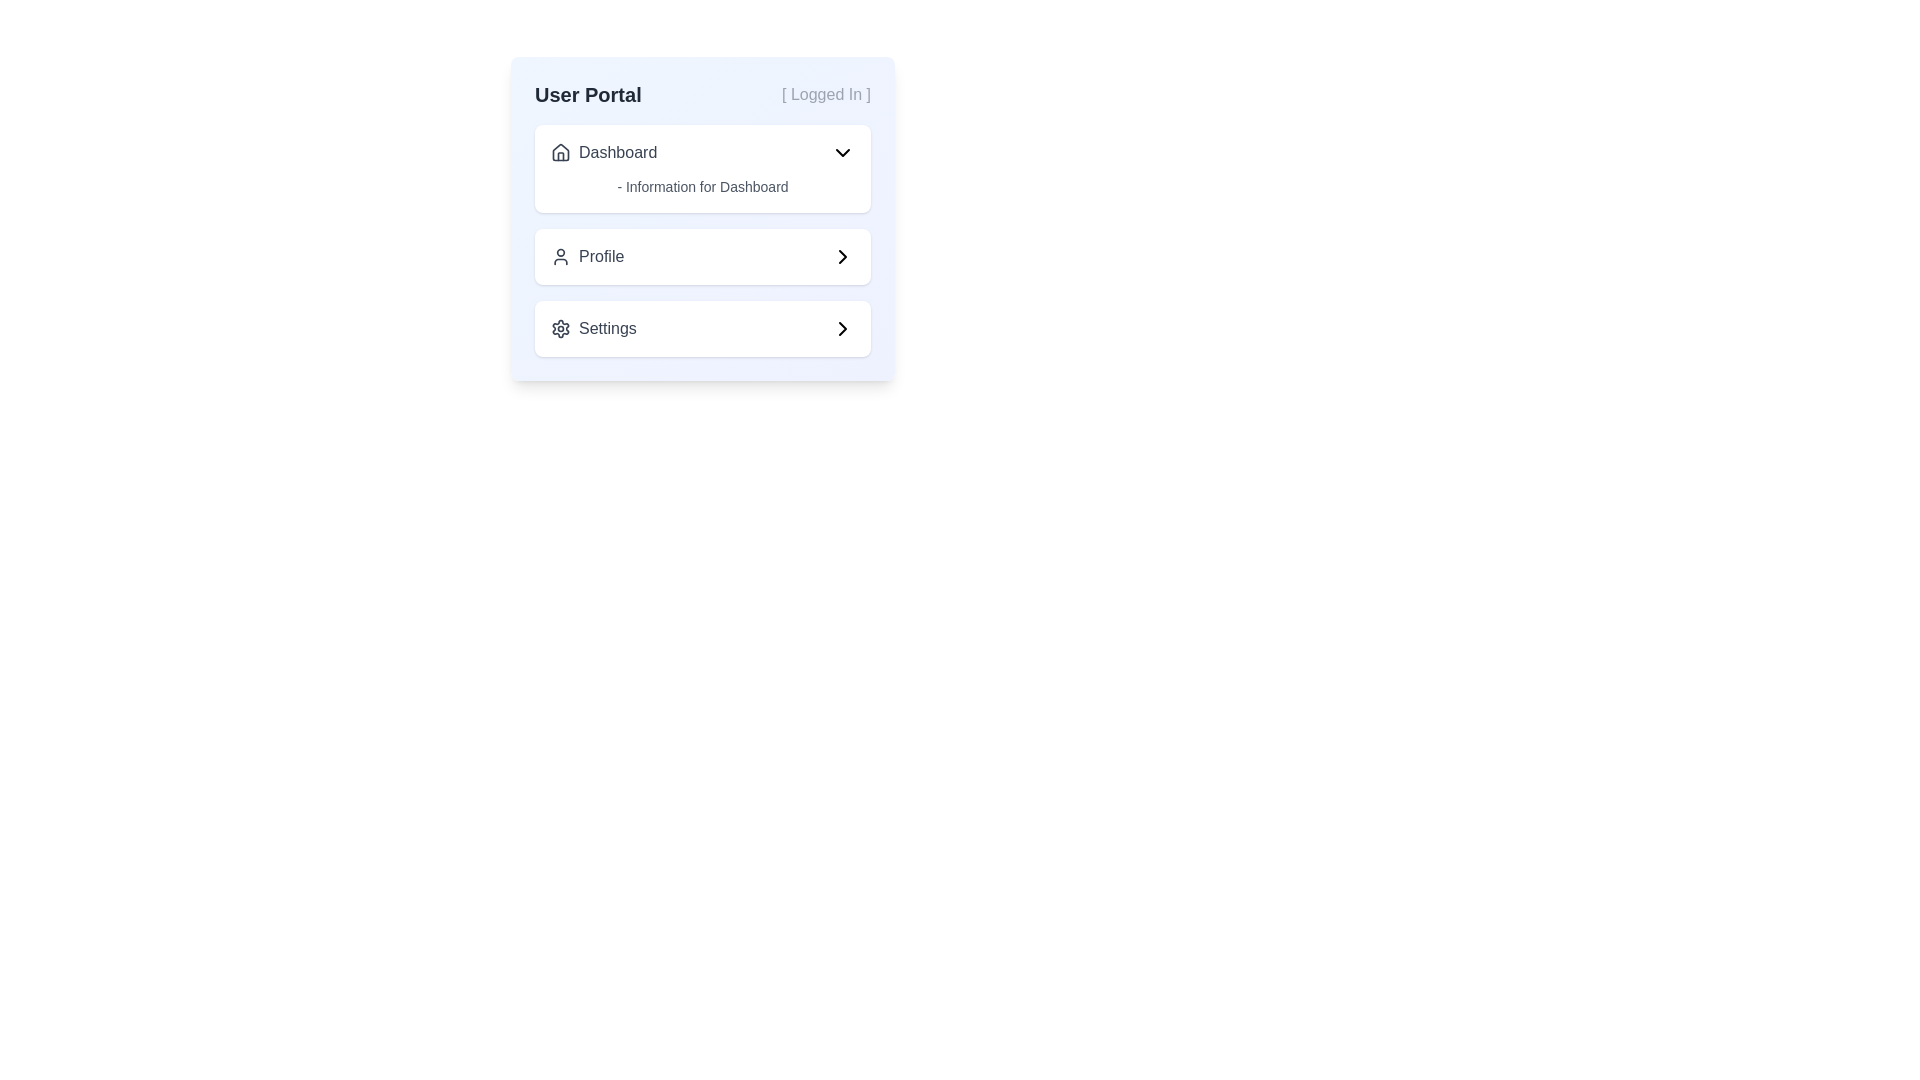  What do you see at coordinates (843, 327) in the screenshot?
I see `the rightward pointing chevron arrow icon button located at the far-right end of the 'Settings' list item to emphasize it` at bounding box center [843, 327].